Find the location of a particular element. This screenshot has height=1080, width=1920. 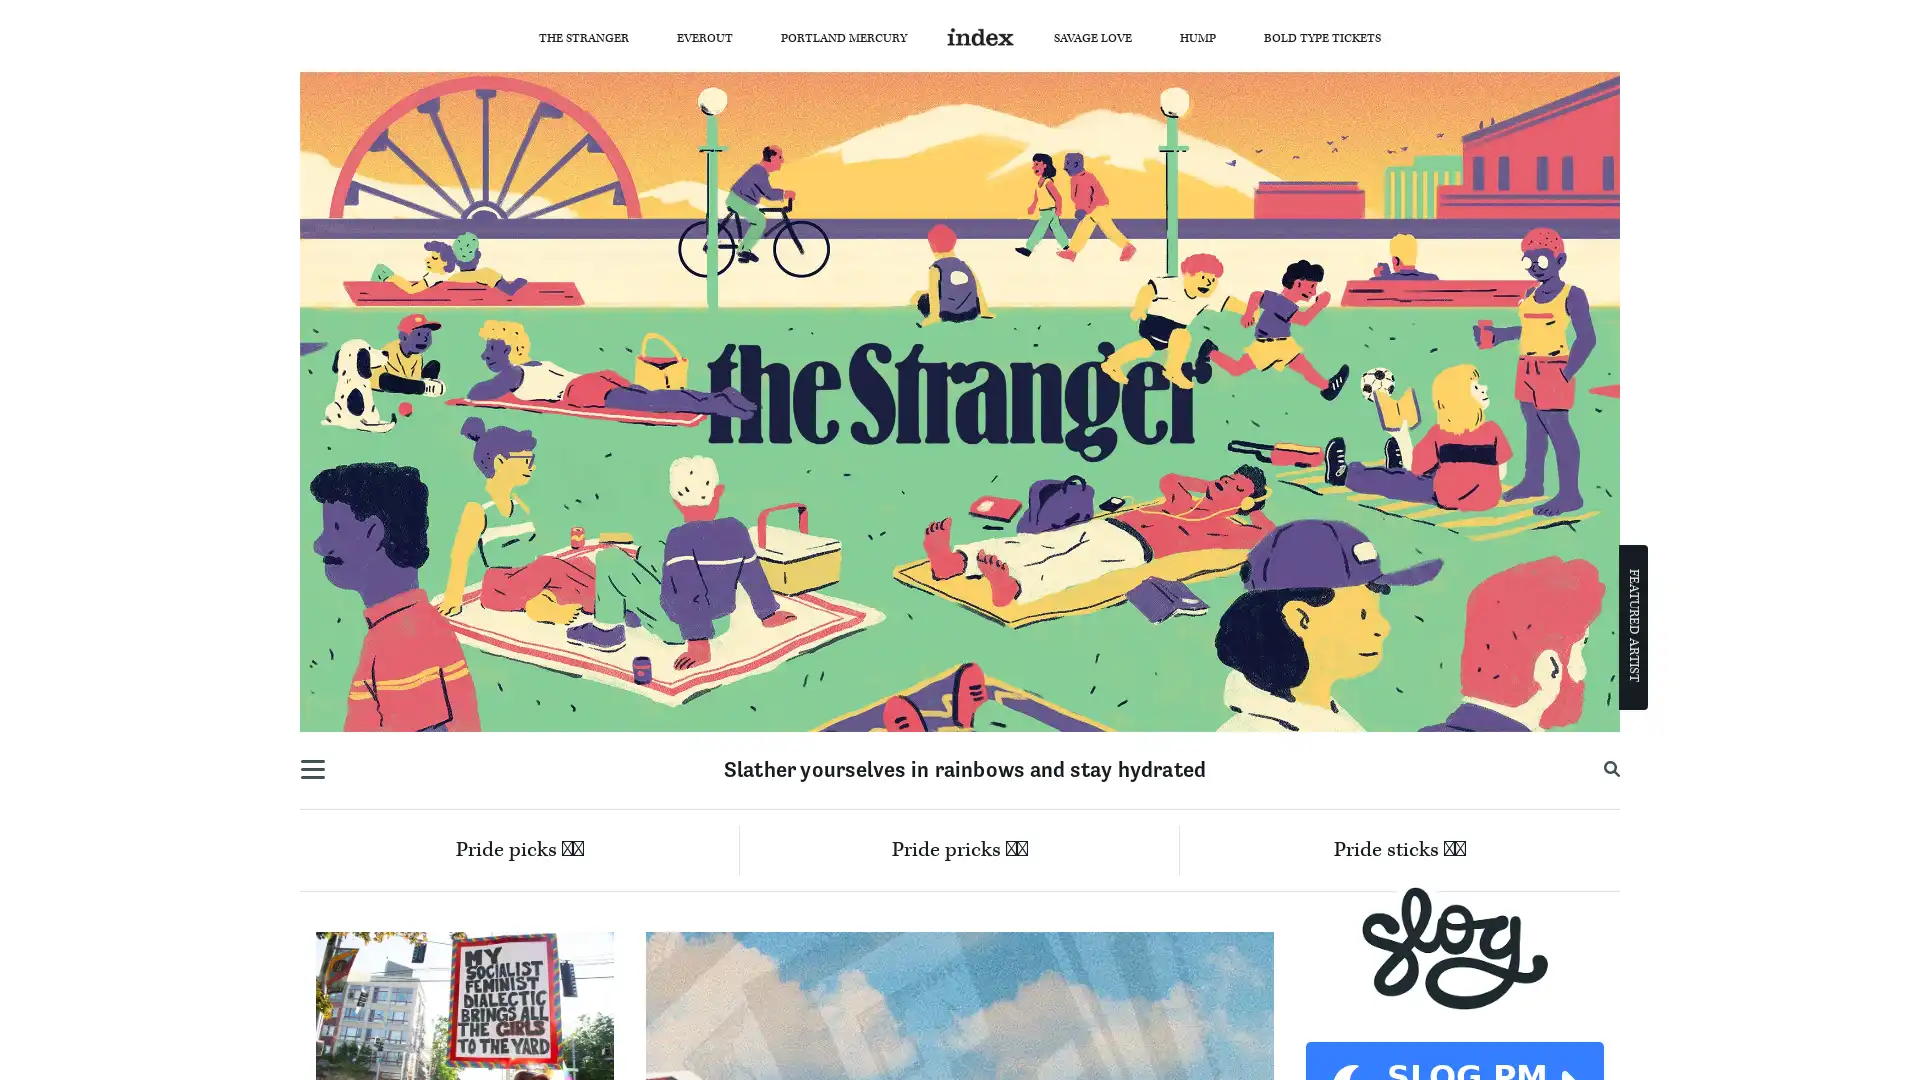

FEATURED ARTIST is located at coordinates (1633, 624).